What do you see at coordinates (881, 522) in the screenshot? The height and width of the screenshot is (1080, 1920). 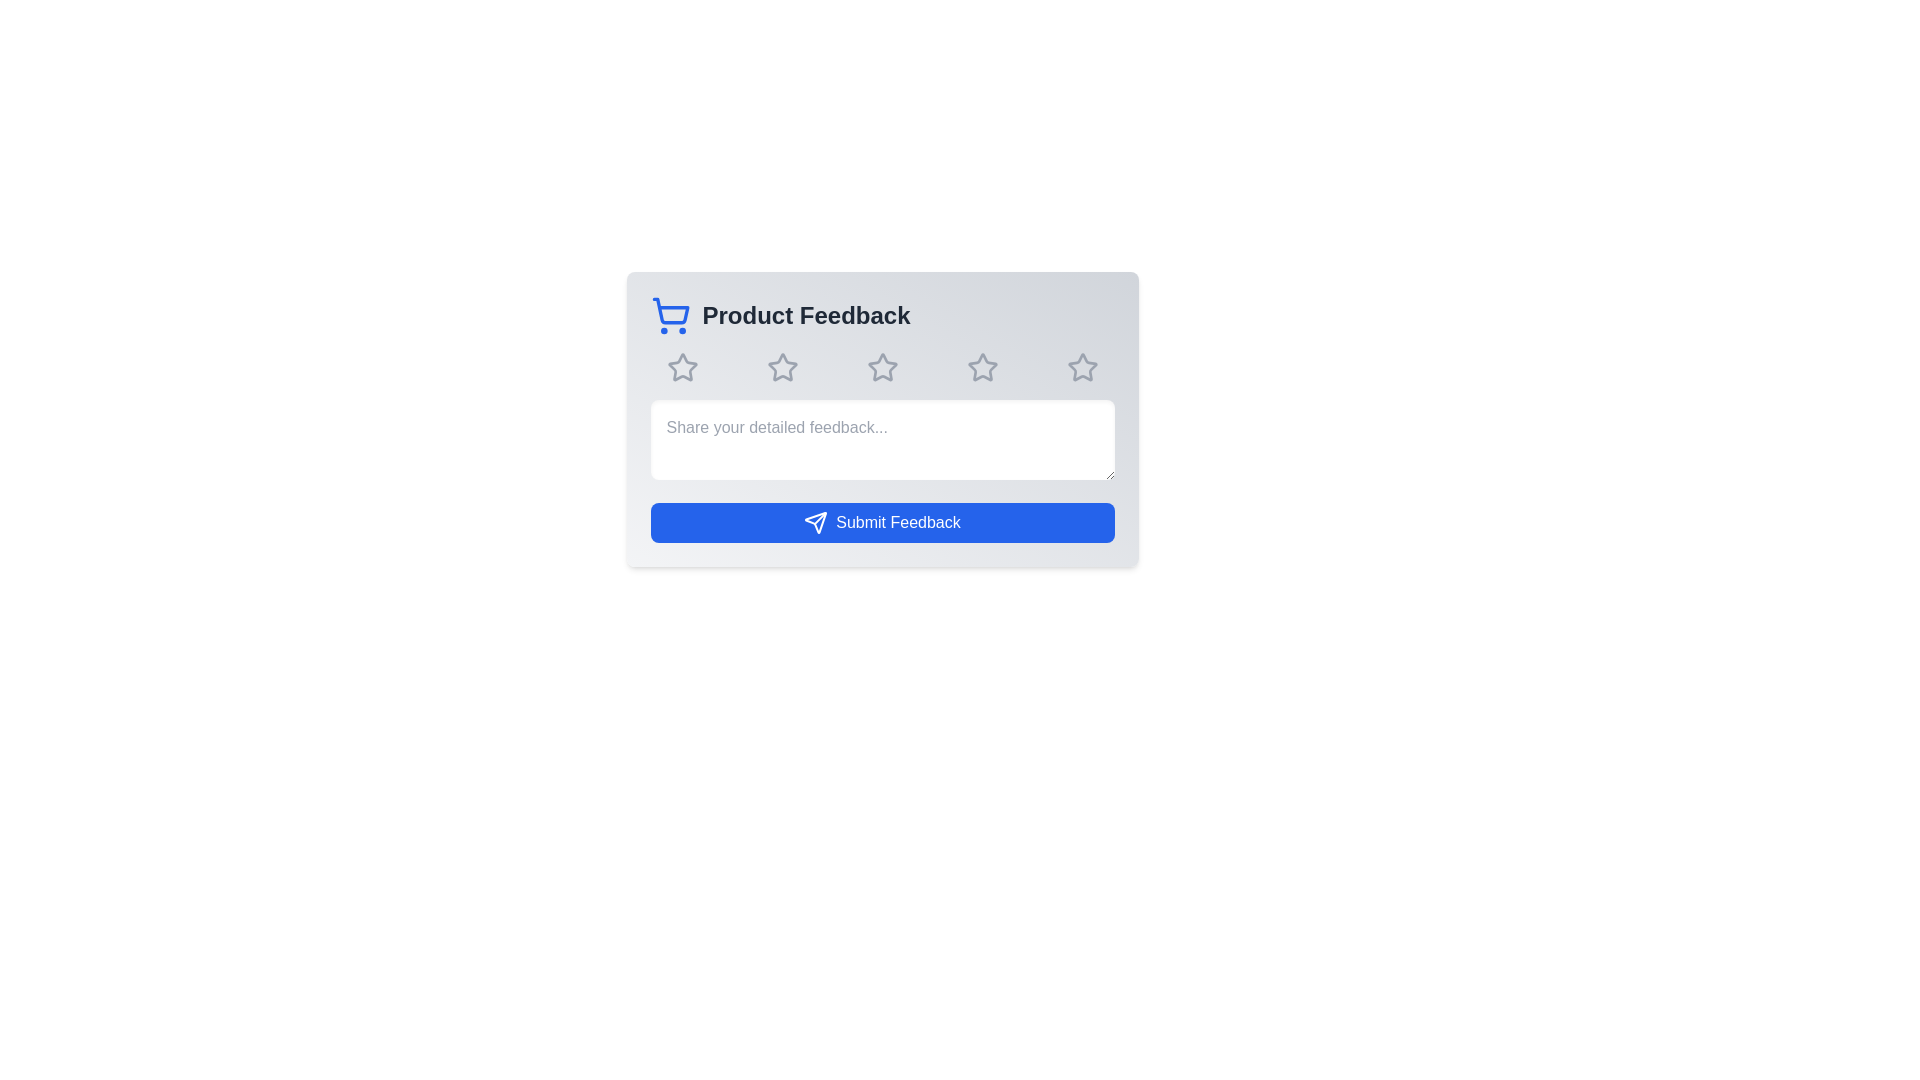 I see `the feedback submission button located at the bottom center of the interface, directly below the 'Share your detailed feedback...' text input box` at bounding box center [881, 522].